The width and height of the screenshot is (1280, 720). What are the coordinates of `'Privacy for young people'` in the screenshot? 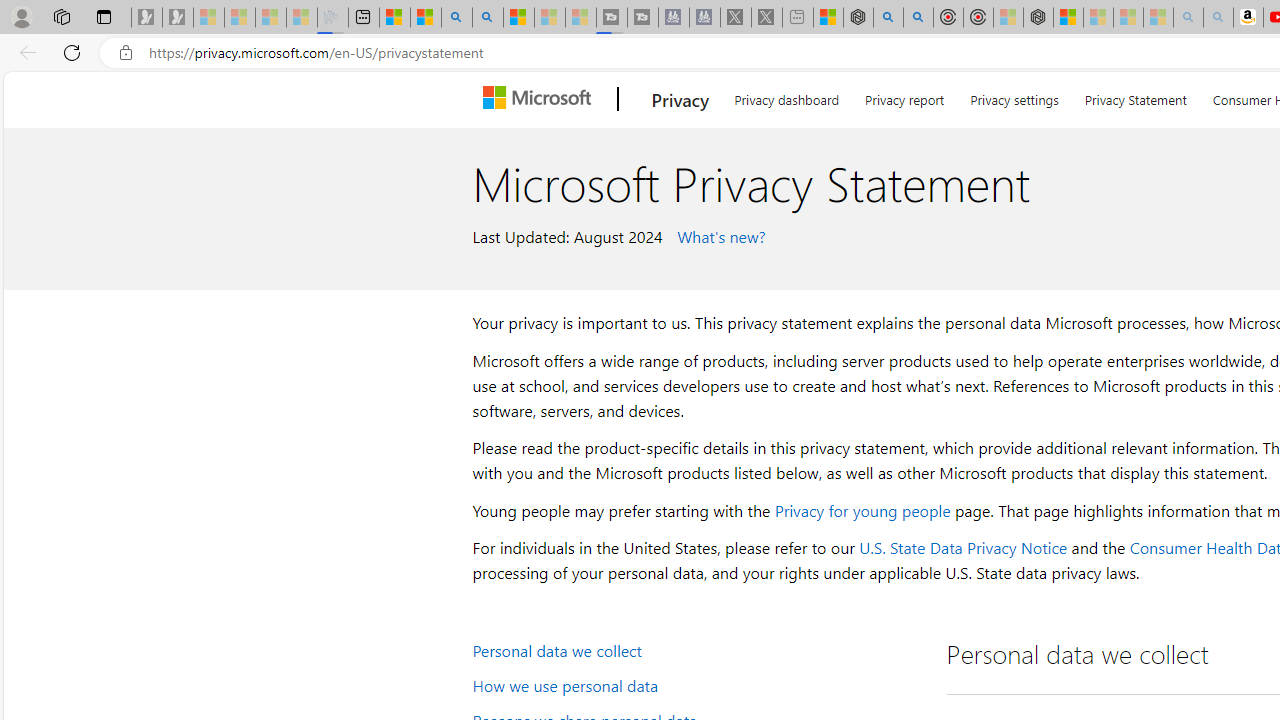 It's located at (862, 509).